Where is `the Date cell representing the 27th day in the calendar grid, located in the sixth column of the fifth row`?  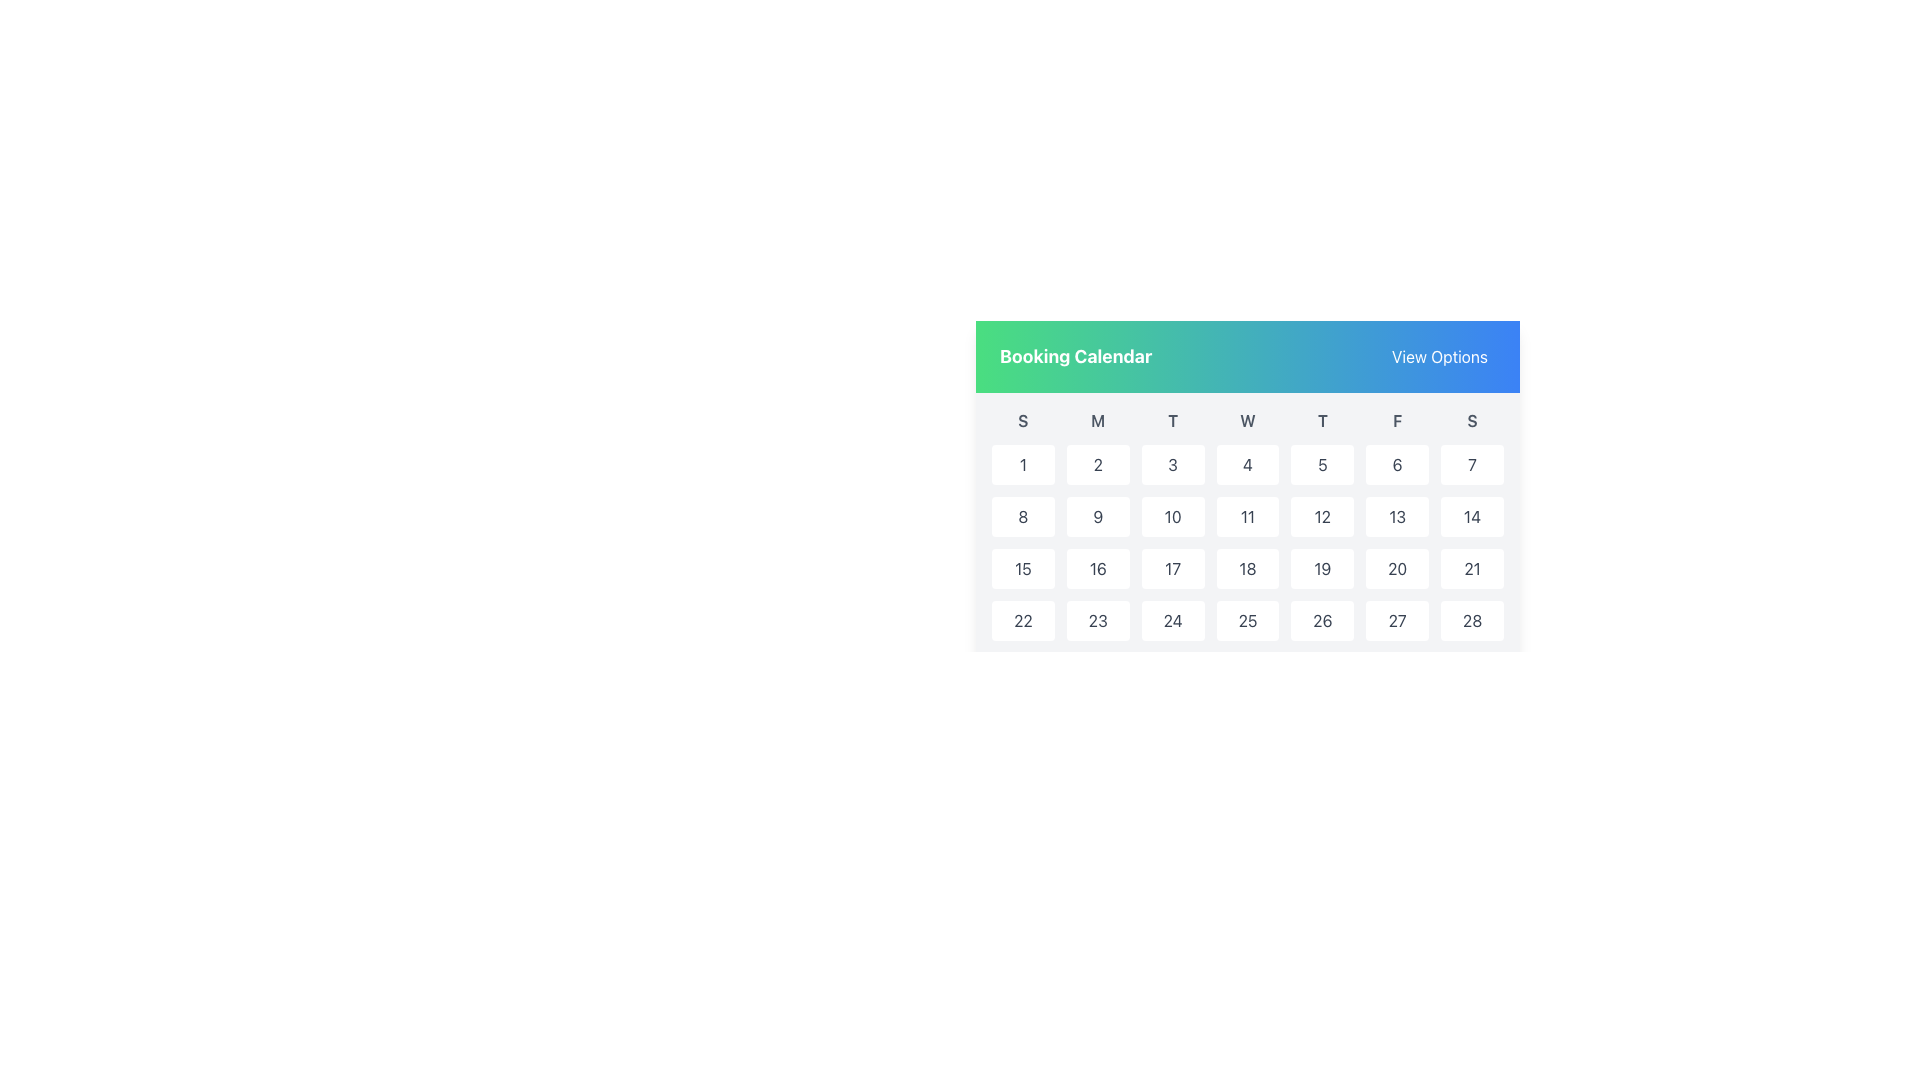 the Date cell representing the 27th day in the calendar grid, located in the sixth column of the fifth row is located at coordinates (1395, 620).